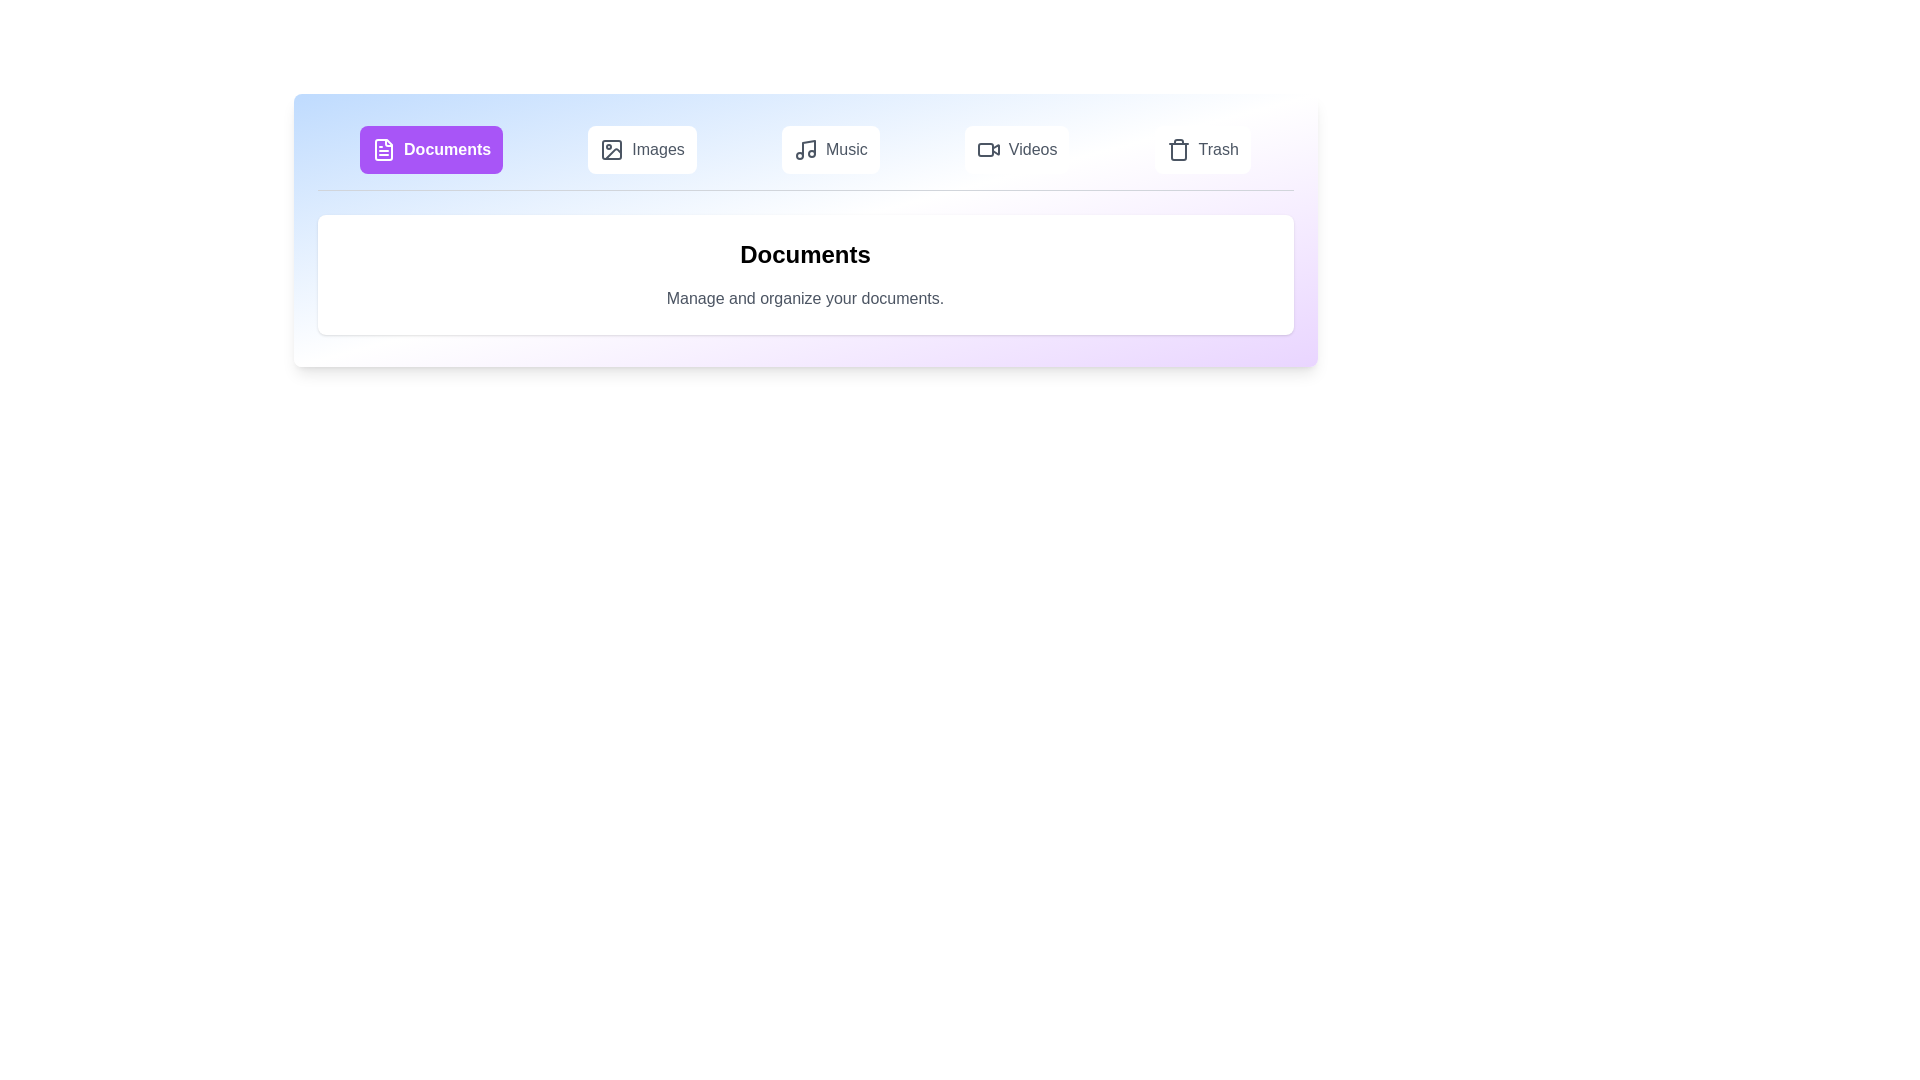 The image size is (1920, 1080). Describe the element at coordinates (1201, 149) in the screenshot. I see `the tab labeled Trash to preview its effect` at that location.